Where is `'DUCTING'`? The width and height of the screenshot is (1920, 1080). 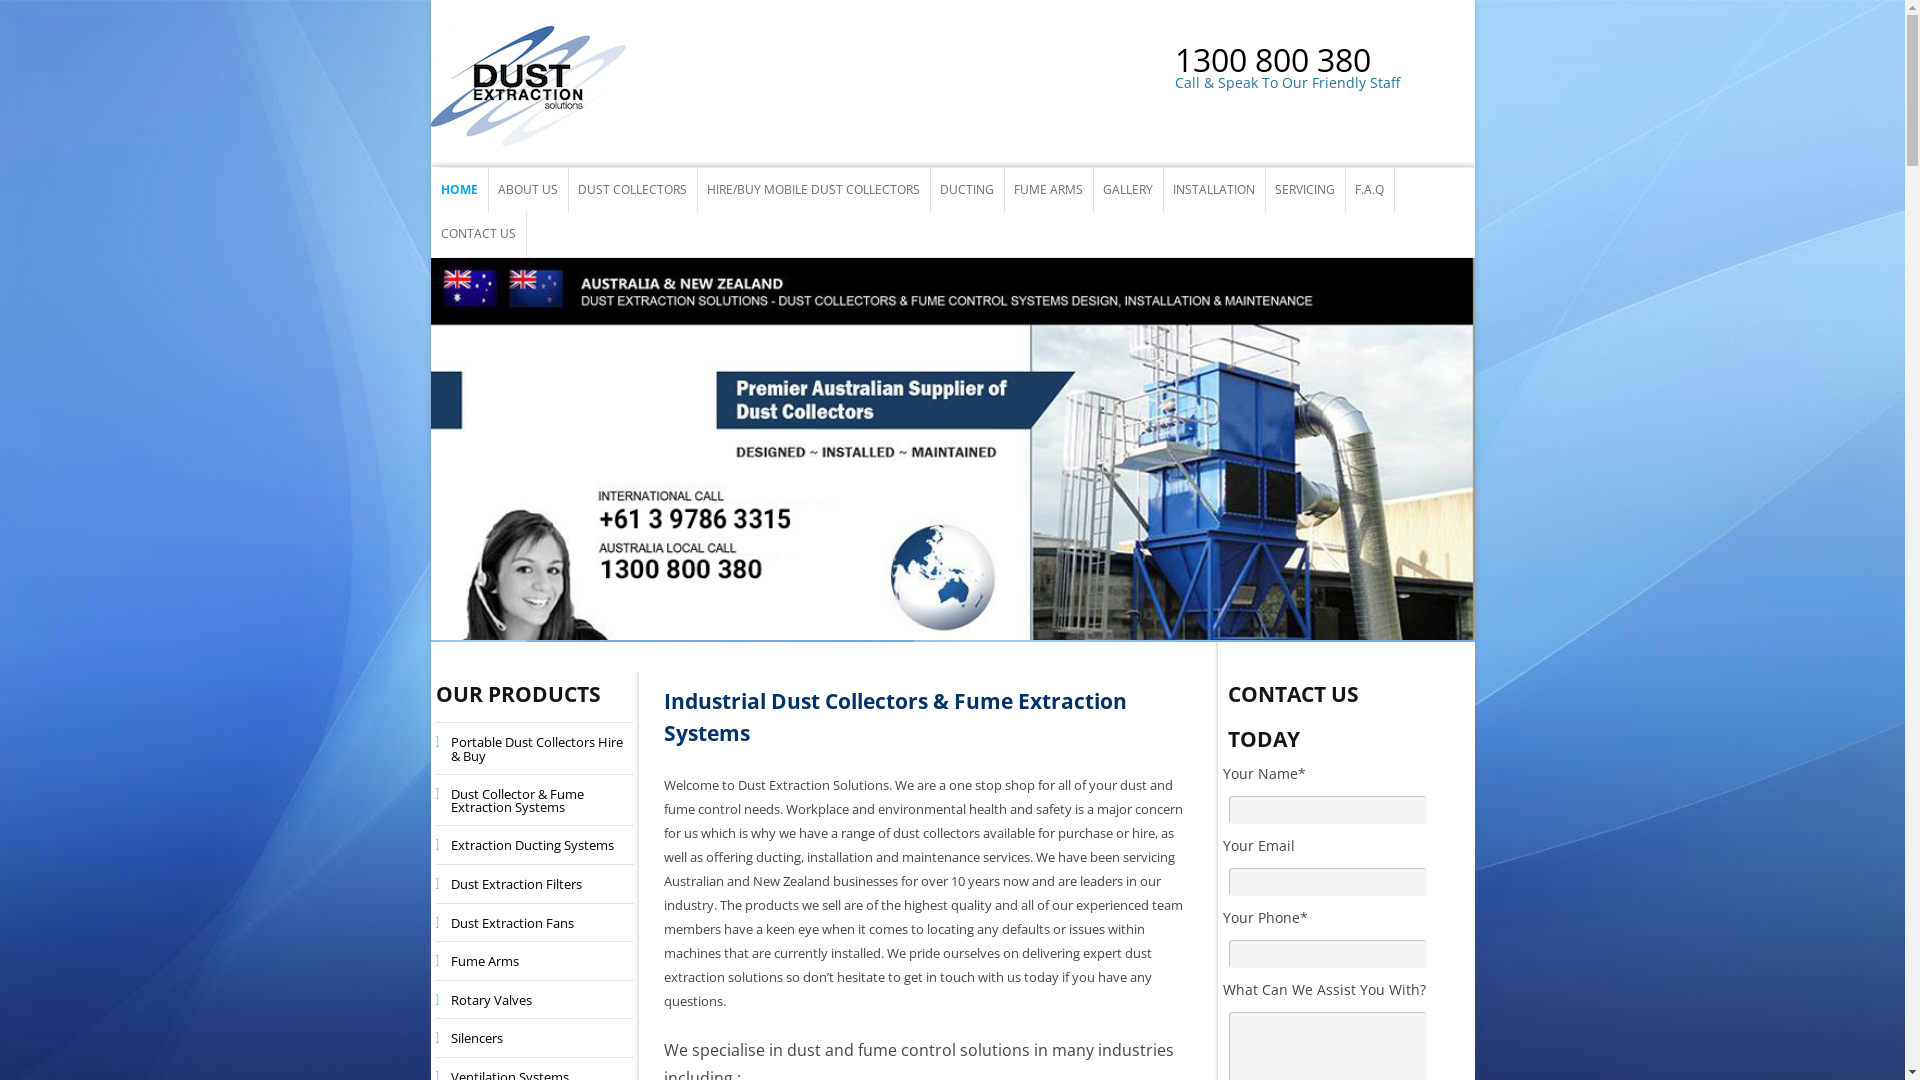 'DUCTING' is located at coordinates (966, 189).